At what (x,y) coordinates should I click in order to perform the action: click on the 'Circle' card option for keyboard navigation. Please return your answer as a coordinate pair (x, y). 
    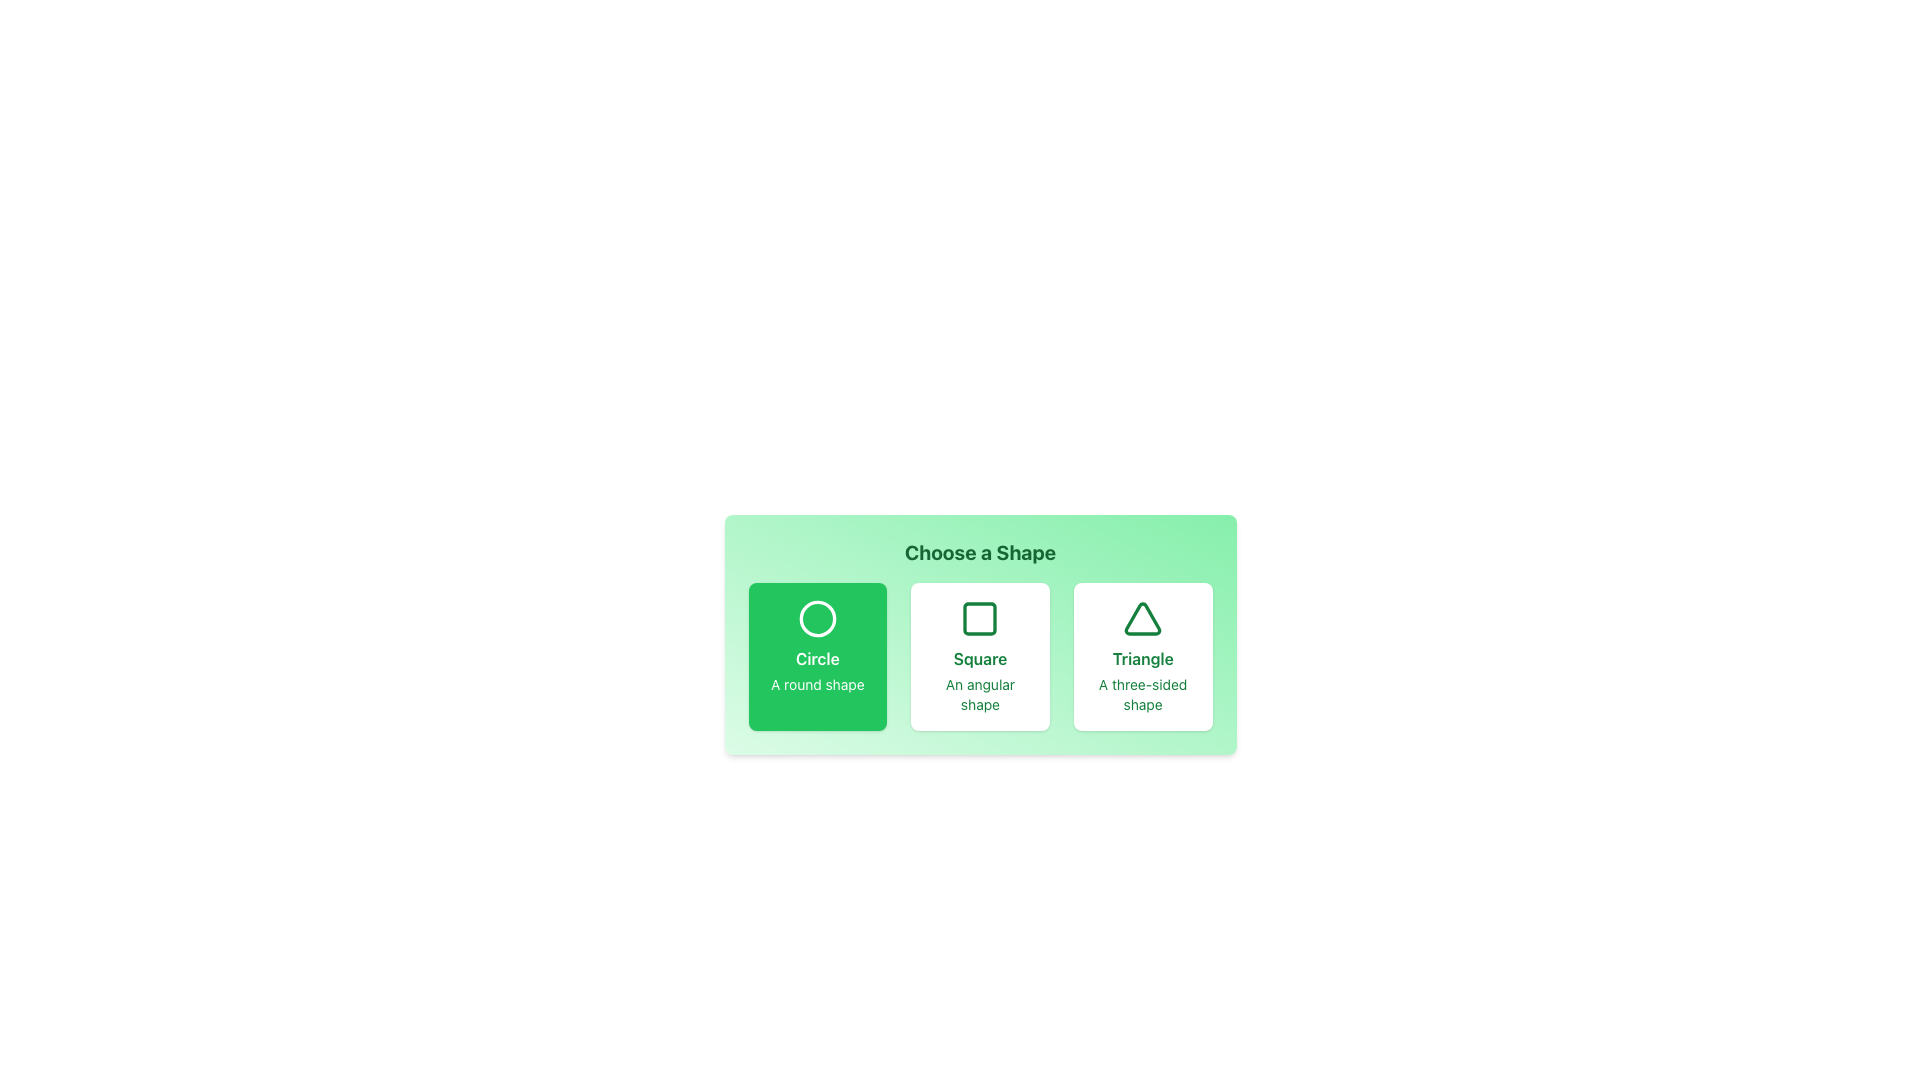
    Looking at the image, I should click on (817, 656).